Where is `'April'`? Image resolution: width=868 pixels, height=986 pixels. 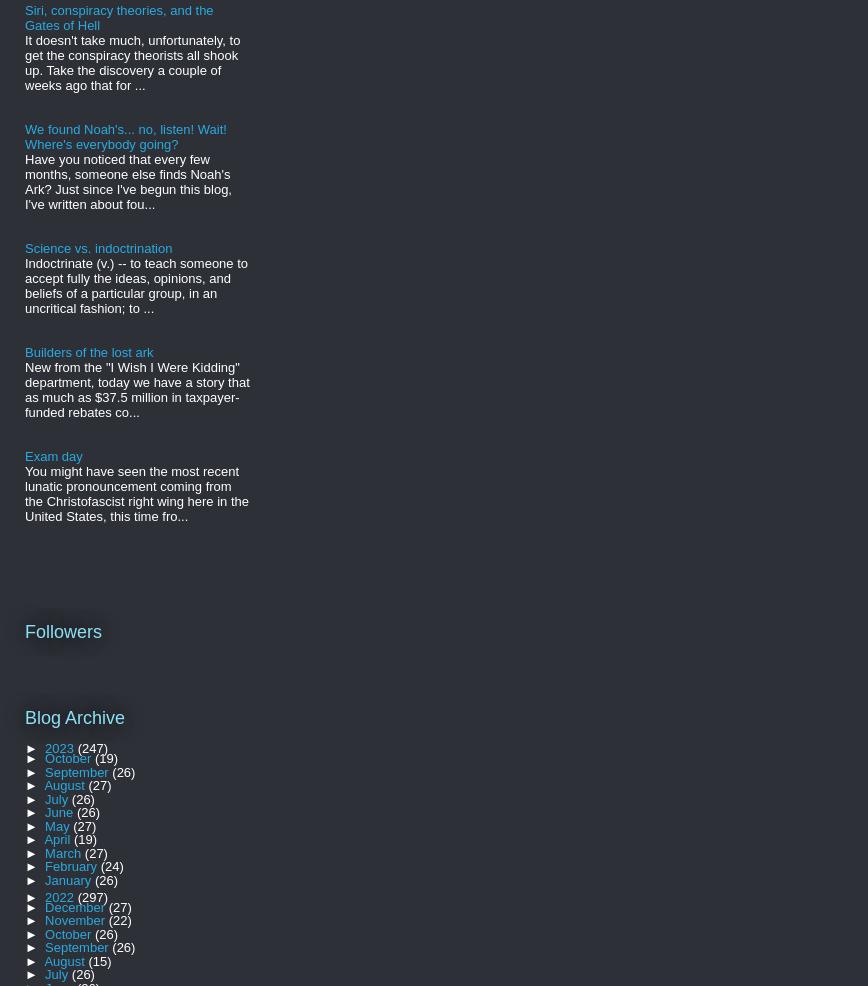
'April' is located at coordinates (59, 838).